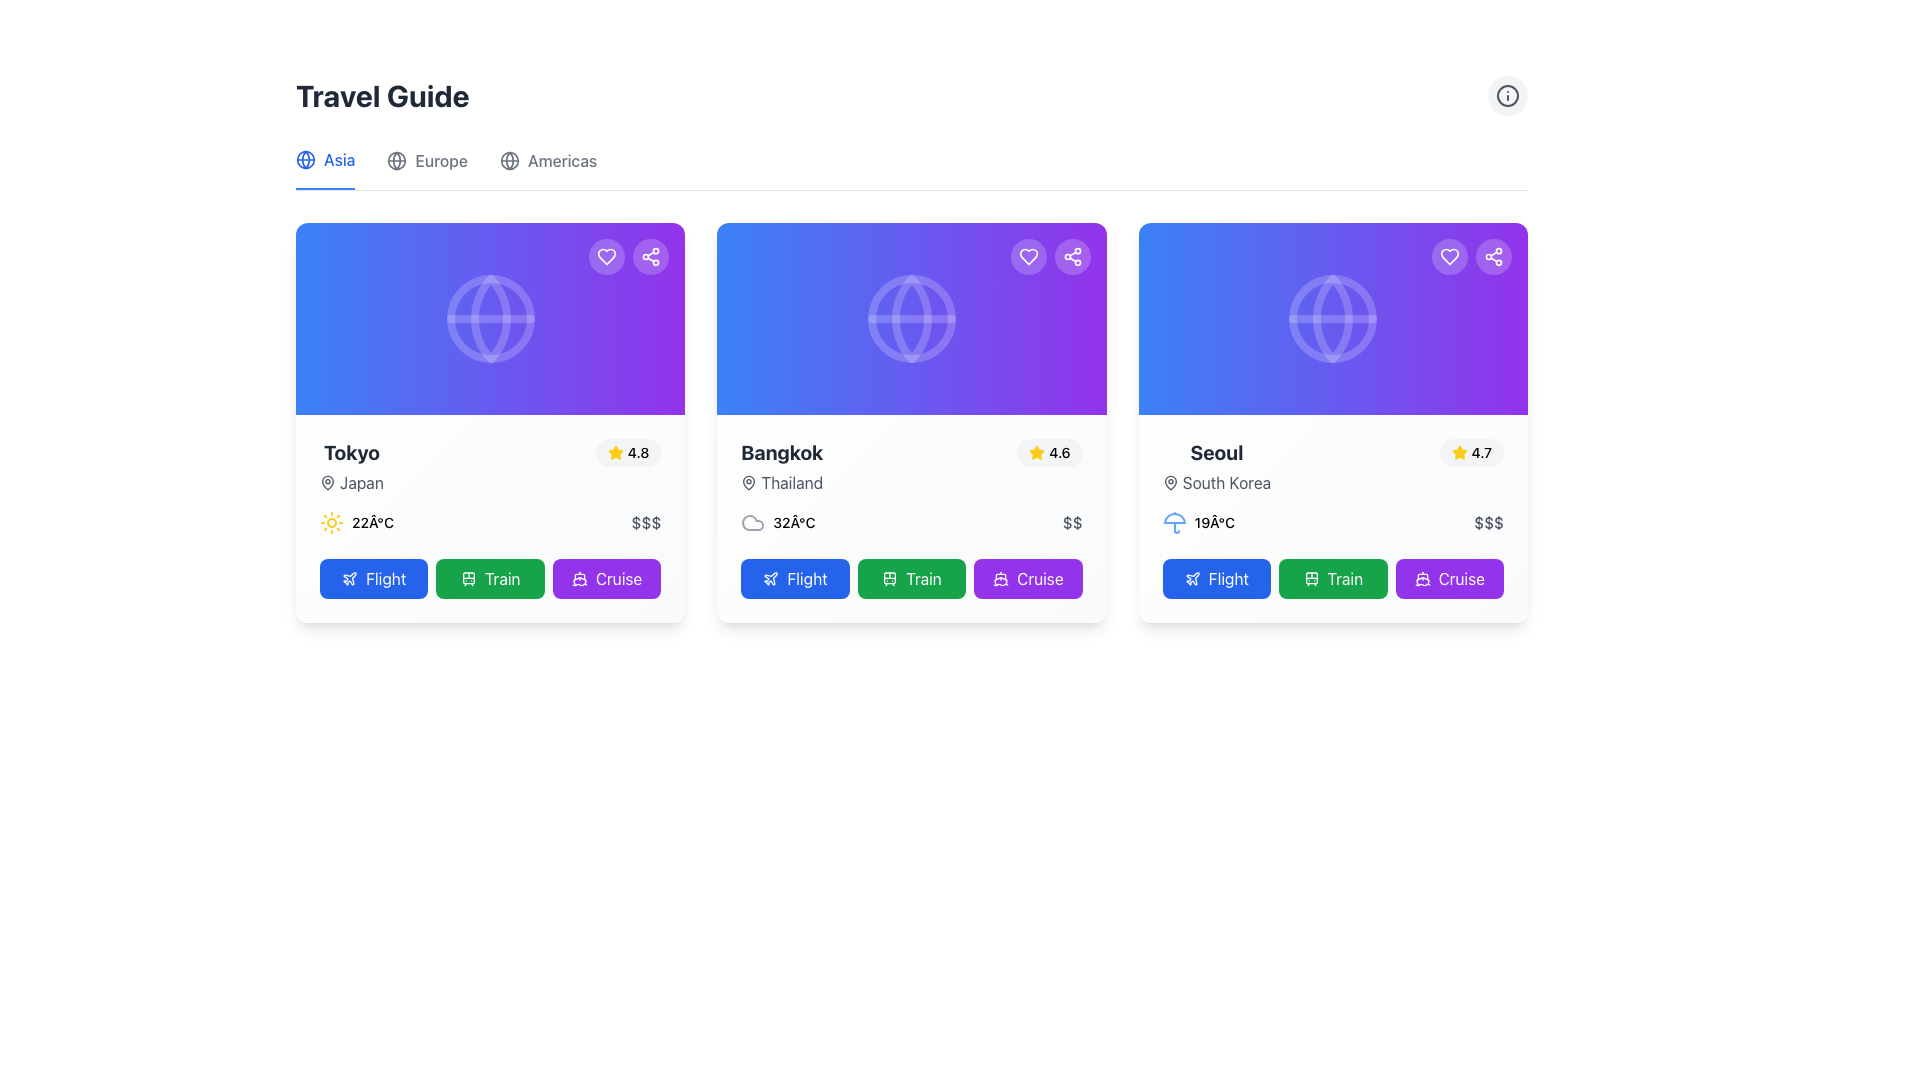 Image resolution: width=1920 pixels, height=1080 pixels. What do you see at coordinates (356, 522) in the screenshot?
I see `the temperature display text for the city Tokyo, which is located beneath the city name and country in the card layout, accompanied by a weather-related icon` at bounding box center [356, 522].